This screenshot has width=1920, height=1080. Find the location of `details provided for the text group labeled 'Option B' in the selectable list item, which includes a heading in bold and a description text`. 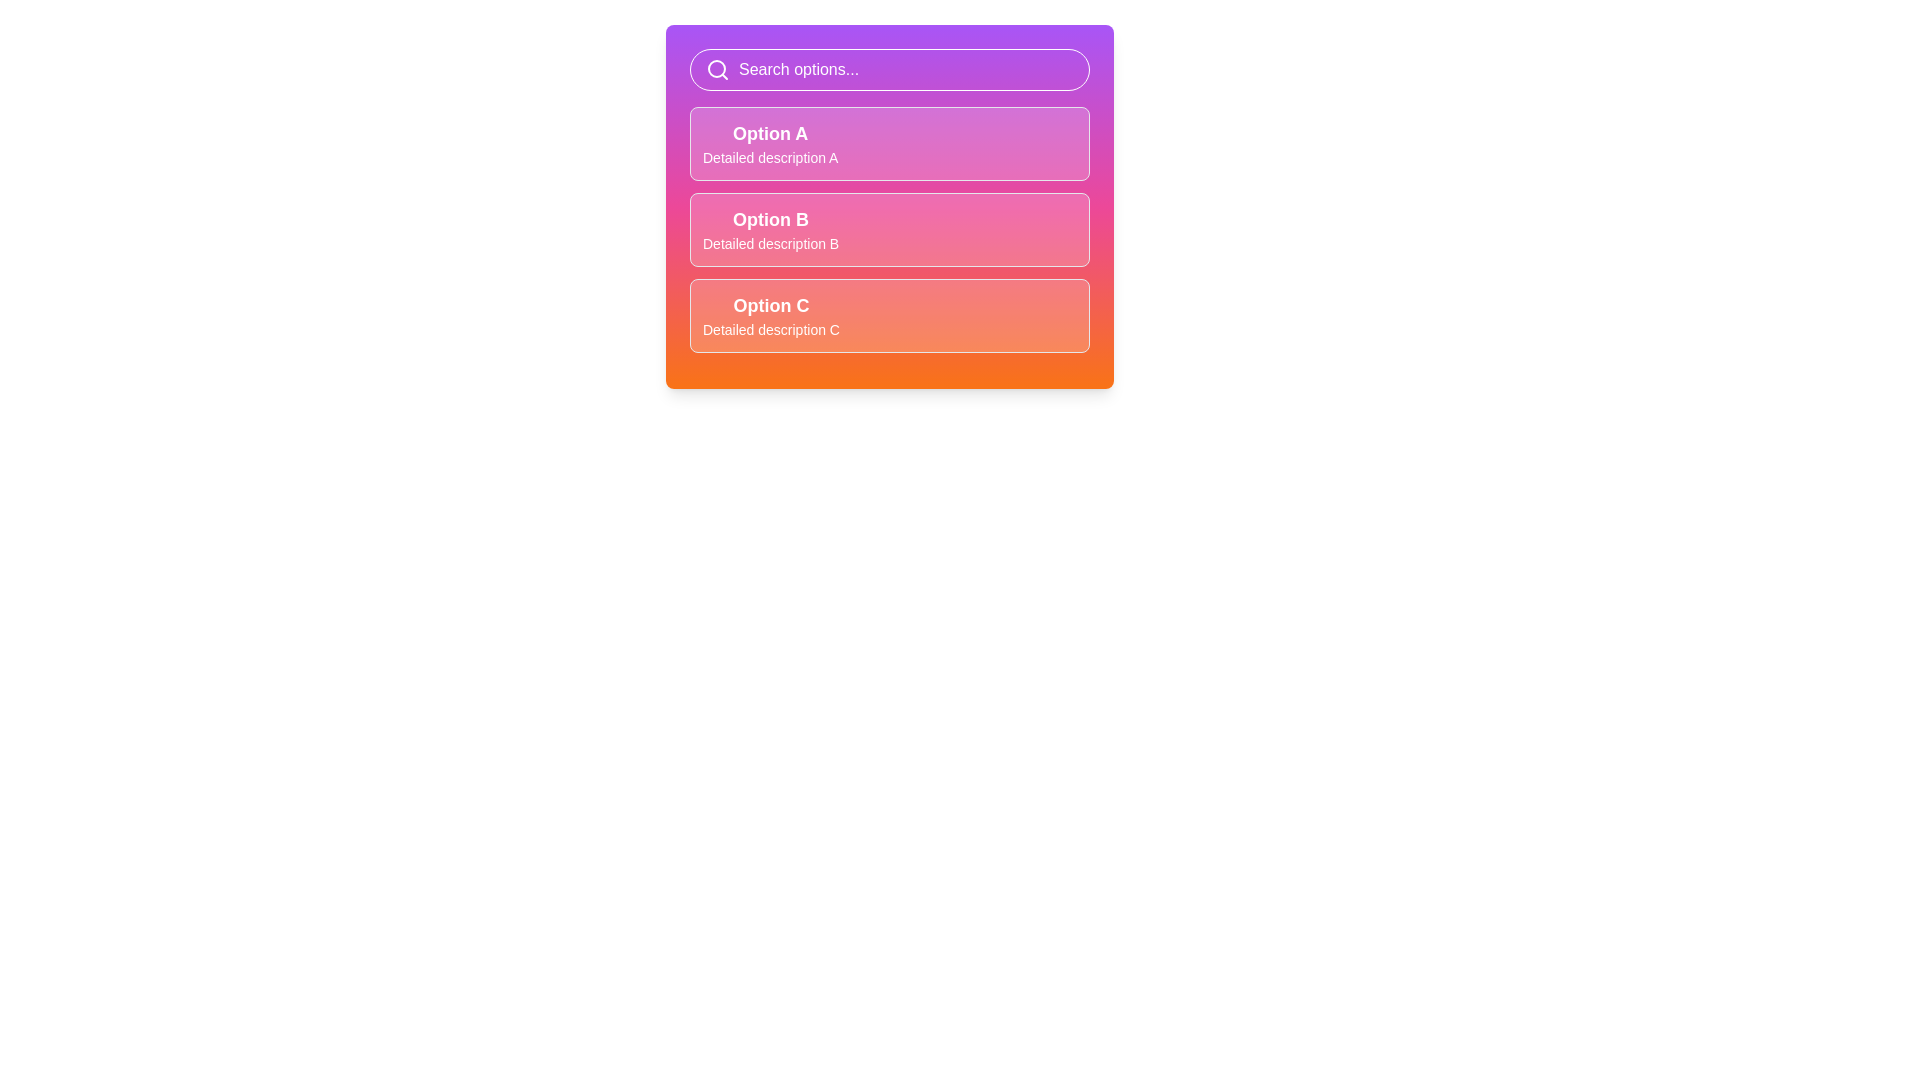

details provided for the text group labeled 'Option B' in the selectable list item, which includes a heading in bold and a description text is located at coordinates (770, 229).